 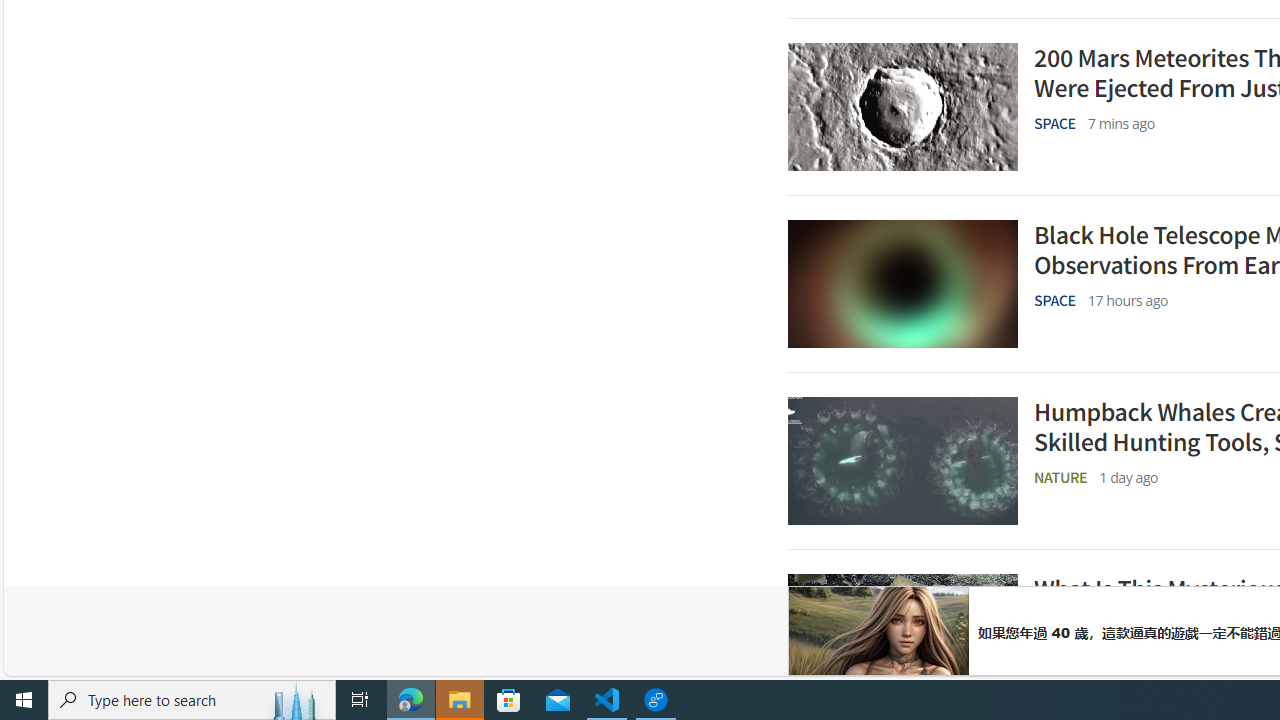 What do you see at coordinates (901, 107) in the screenshot?
I see `'A grey image of a crater on Mars'` at bounding box center [901, 107].